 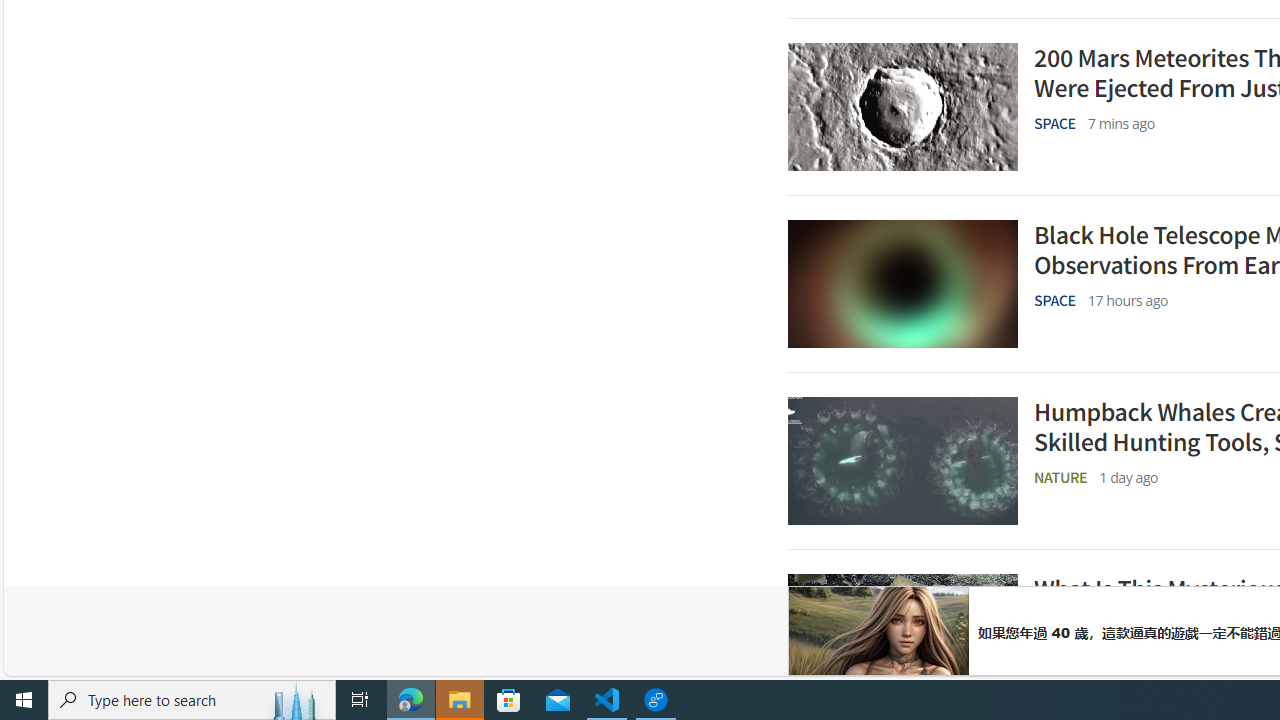 What do you see at coordinates (901, 107) in the screenshot?
I see `'A grey image of a crater on Mars'` at bounding box center [901, 107].